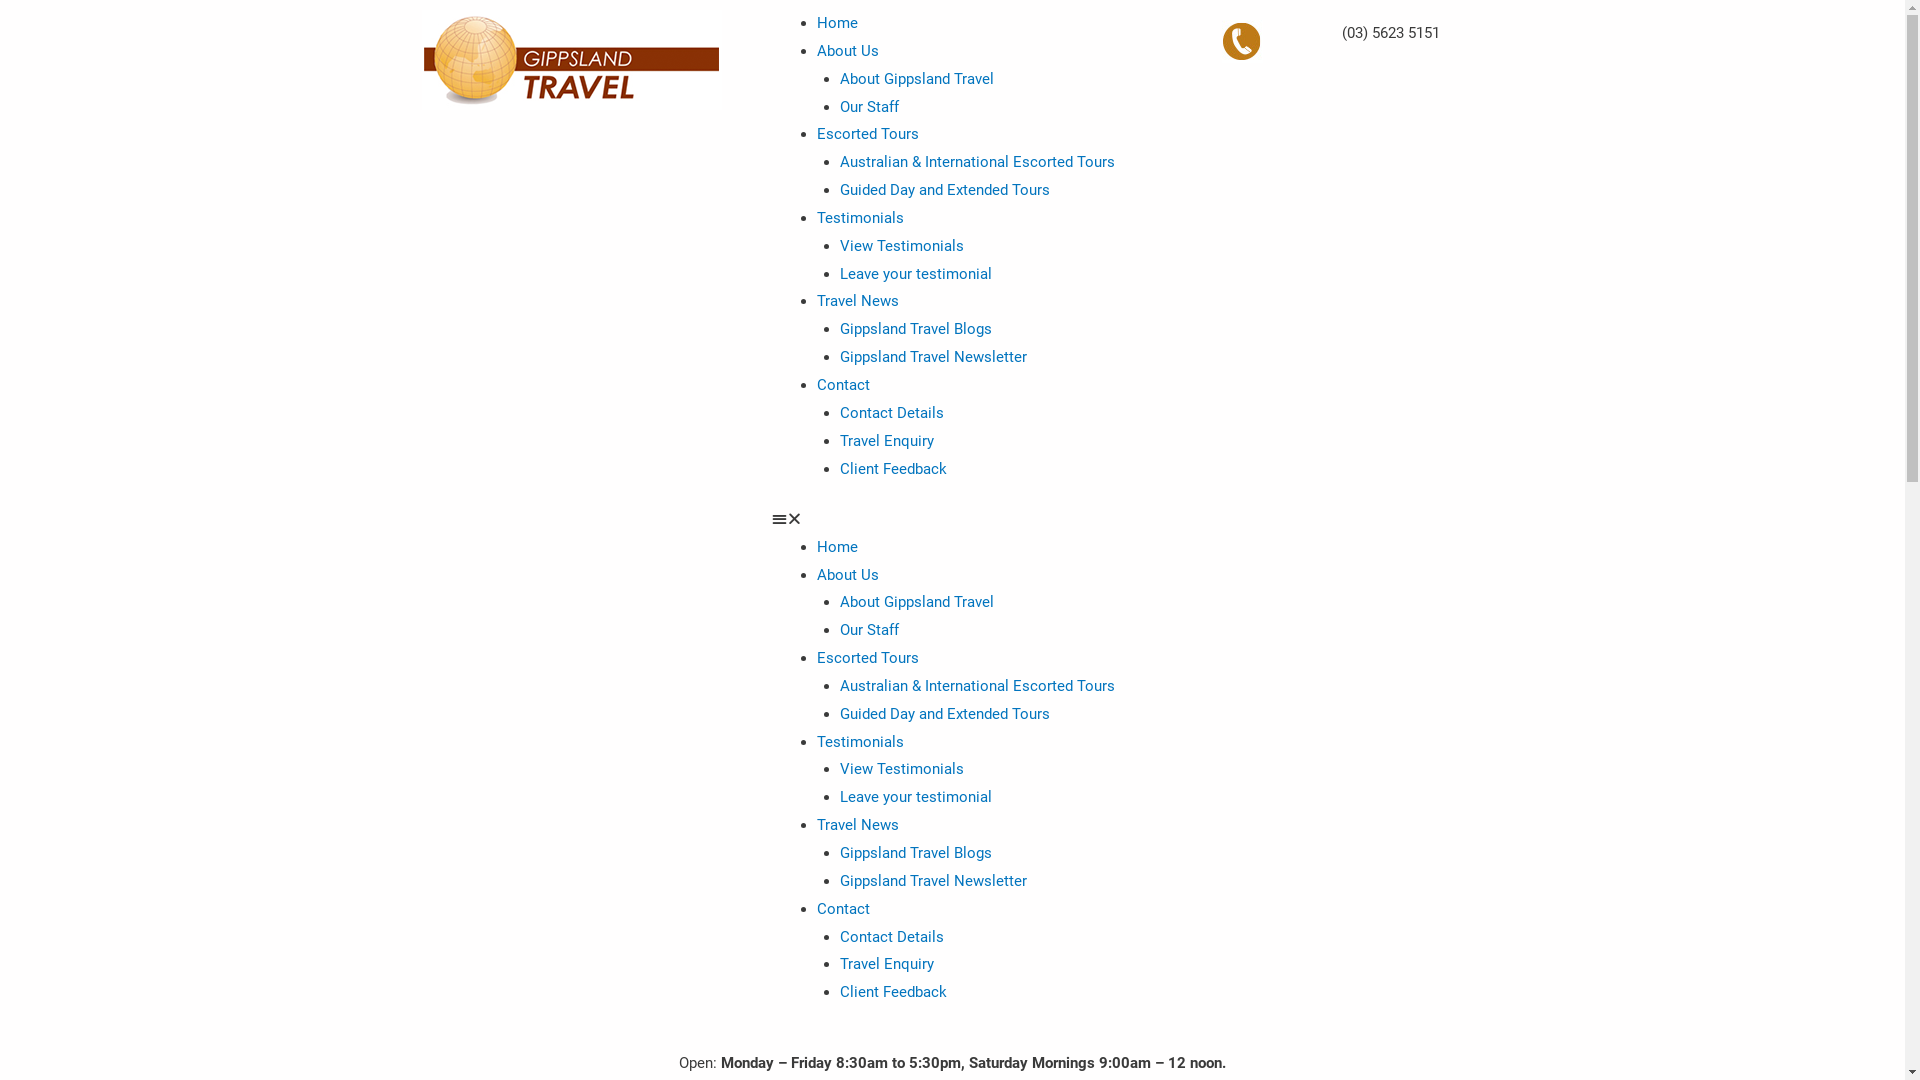 Image resolution: width=1920 pixels, height=1080 pixels. I want to click on 'Home', so click(837, 547).